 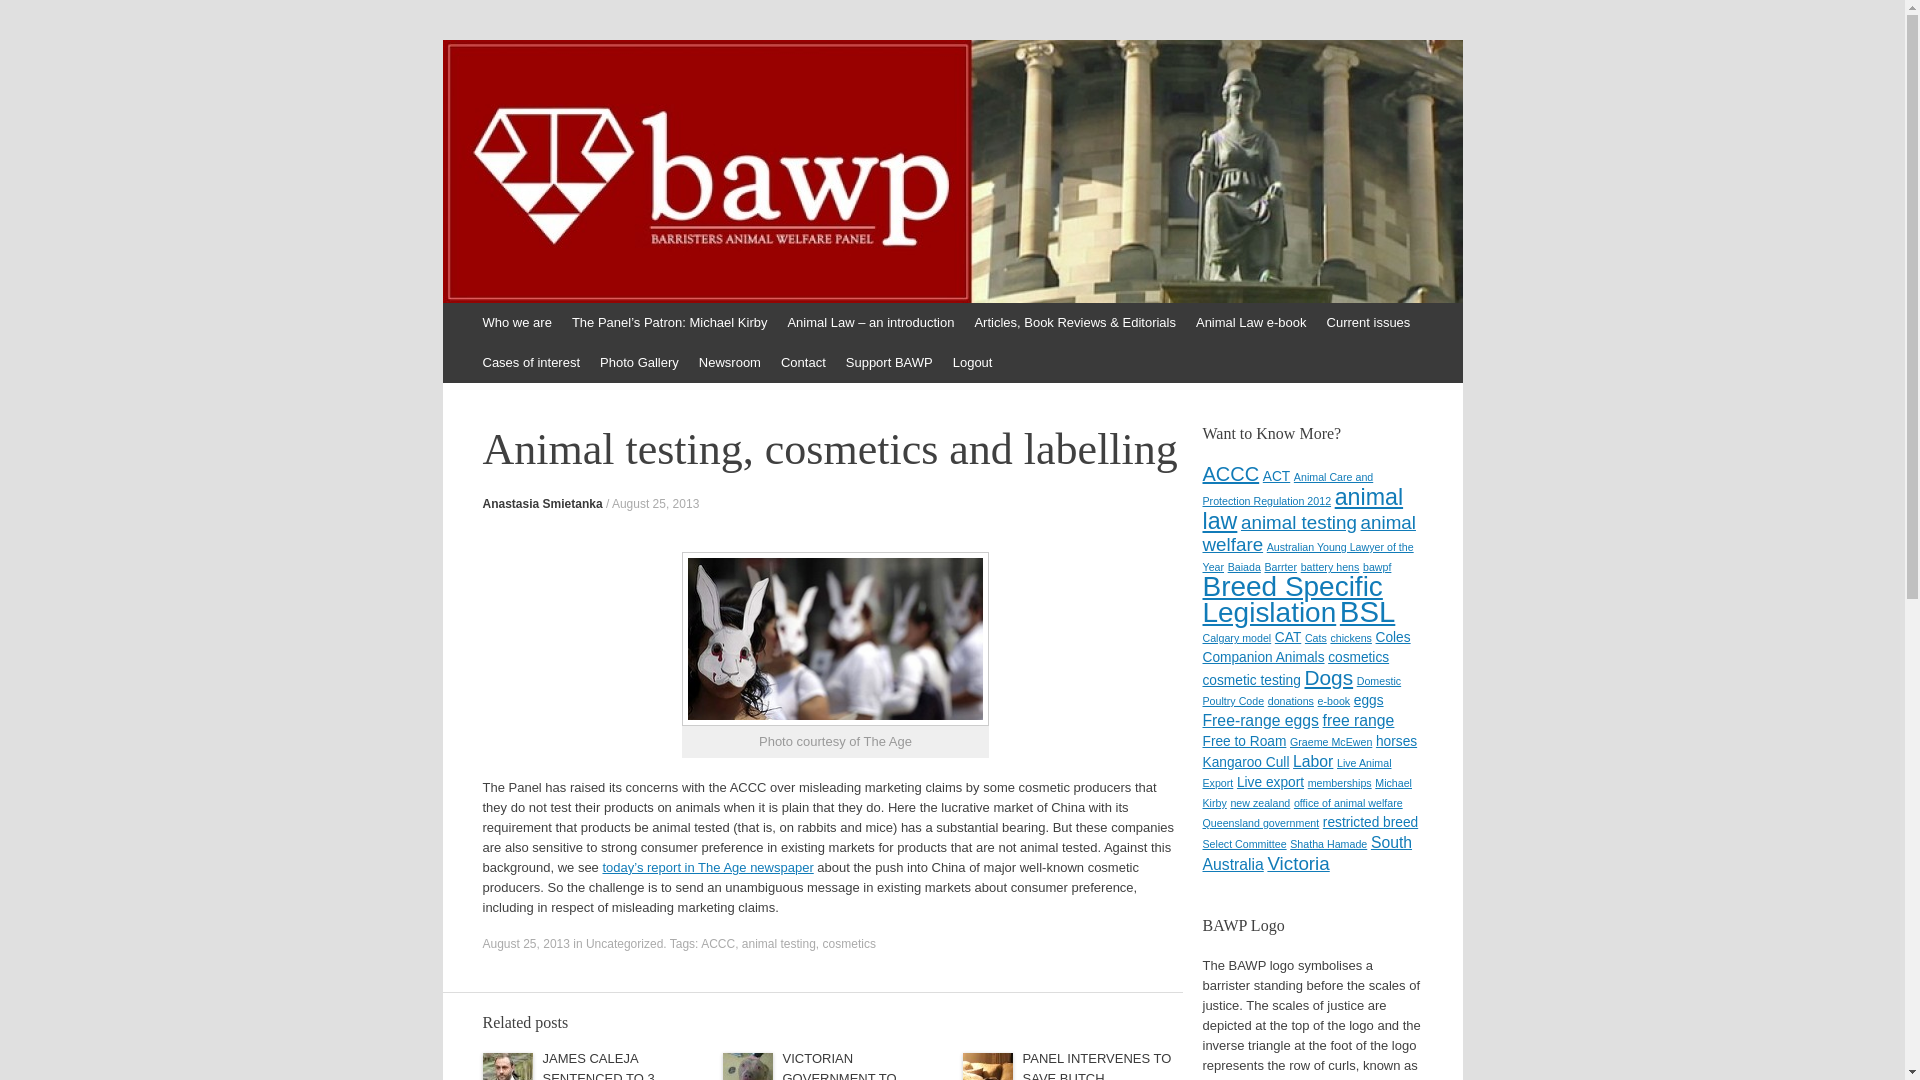 I want to click on 'Newsroom', so click(x=728, y=362).